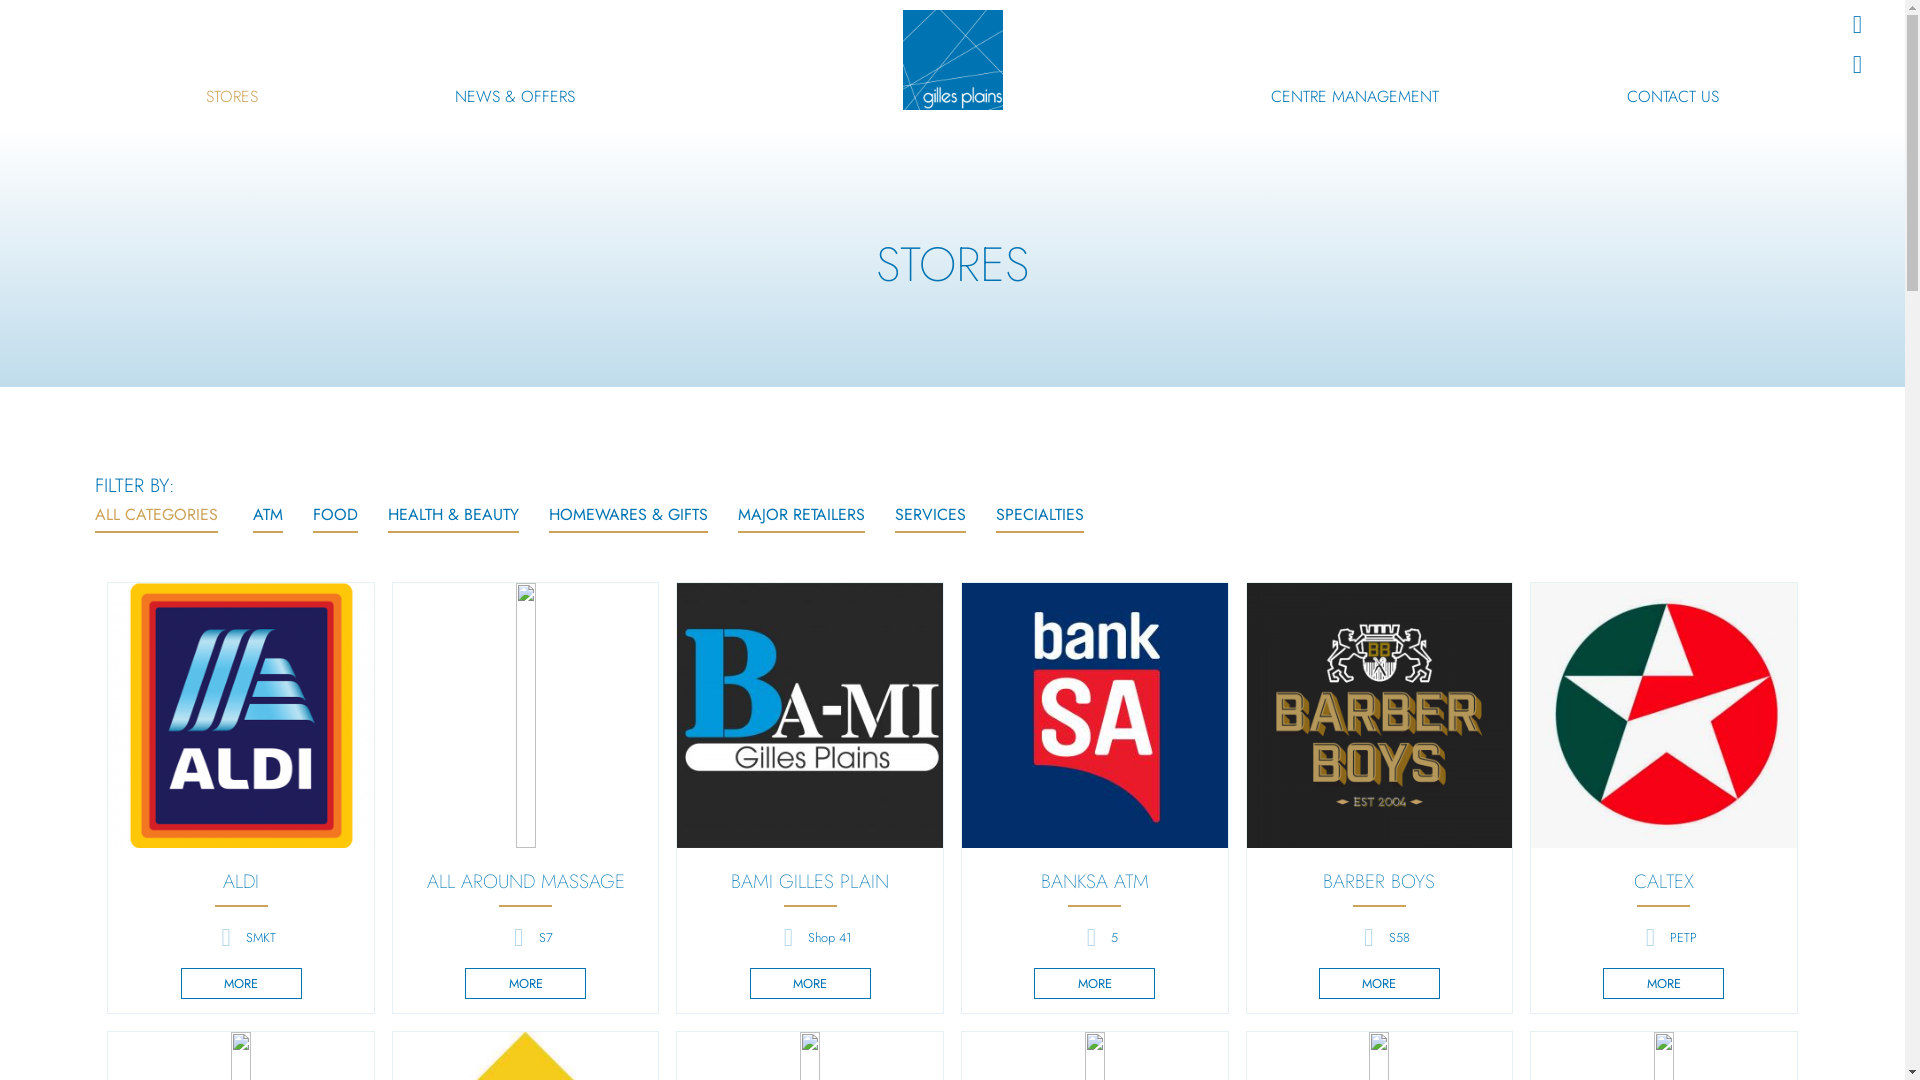  What do you see at coordinates (1270, 96) in the screenshot?
I see `'CENTRE MANAGEMENT'` at bounding box center [1270, 96].